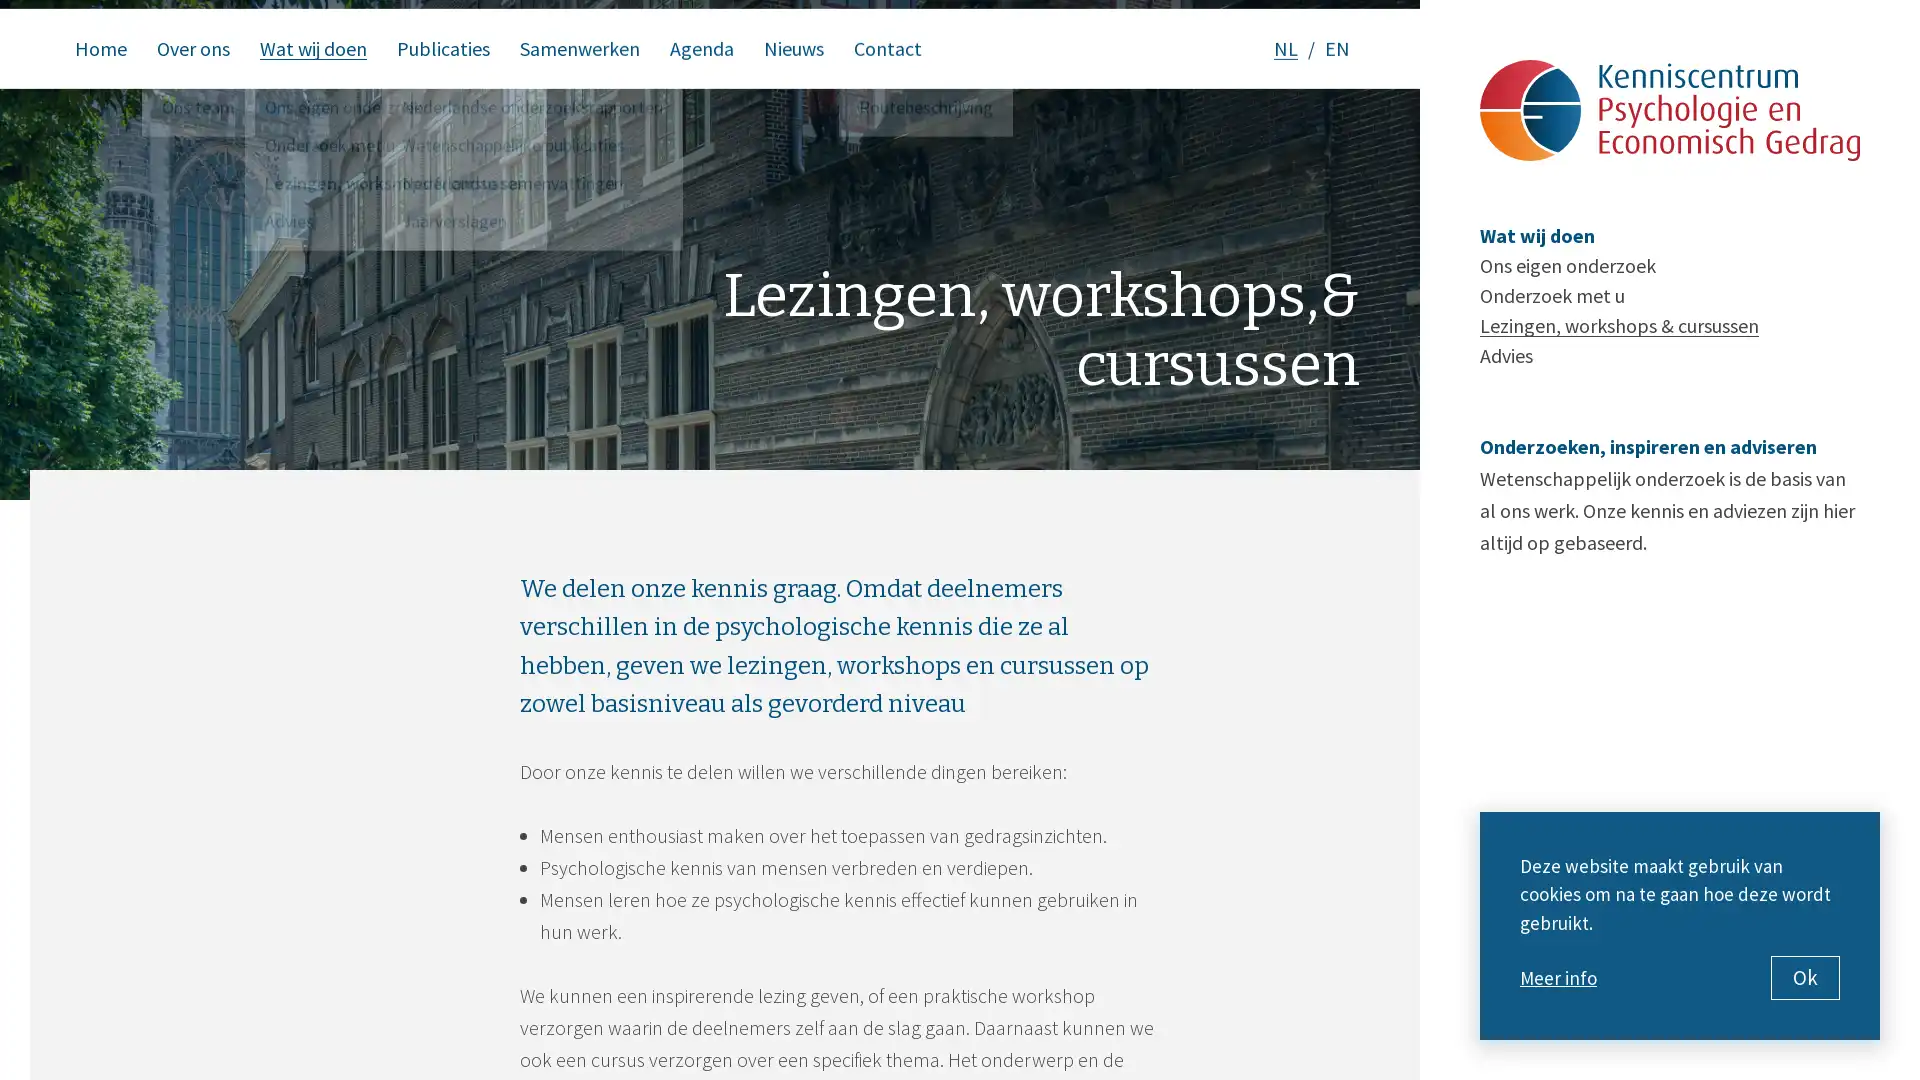 The width and height of the screenshot is (1920, 1080). Describe the element at coordinates (1805, 977) in the screenshot. I see `Ok` at that location.